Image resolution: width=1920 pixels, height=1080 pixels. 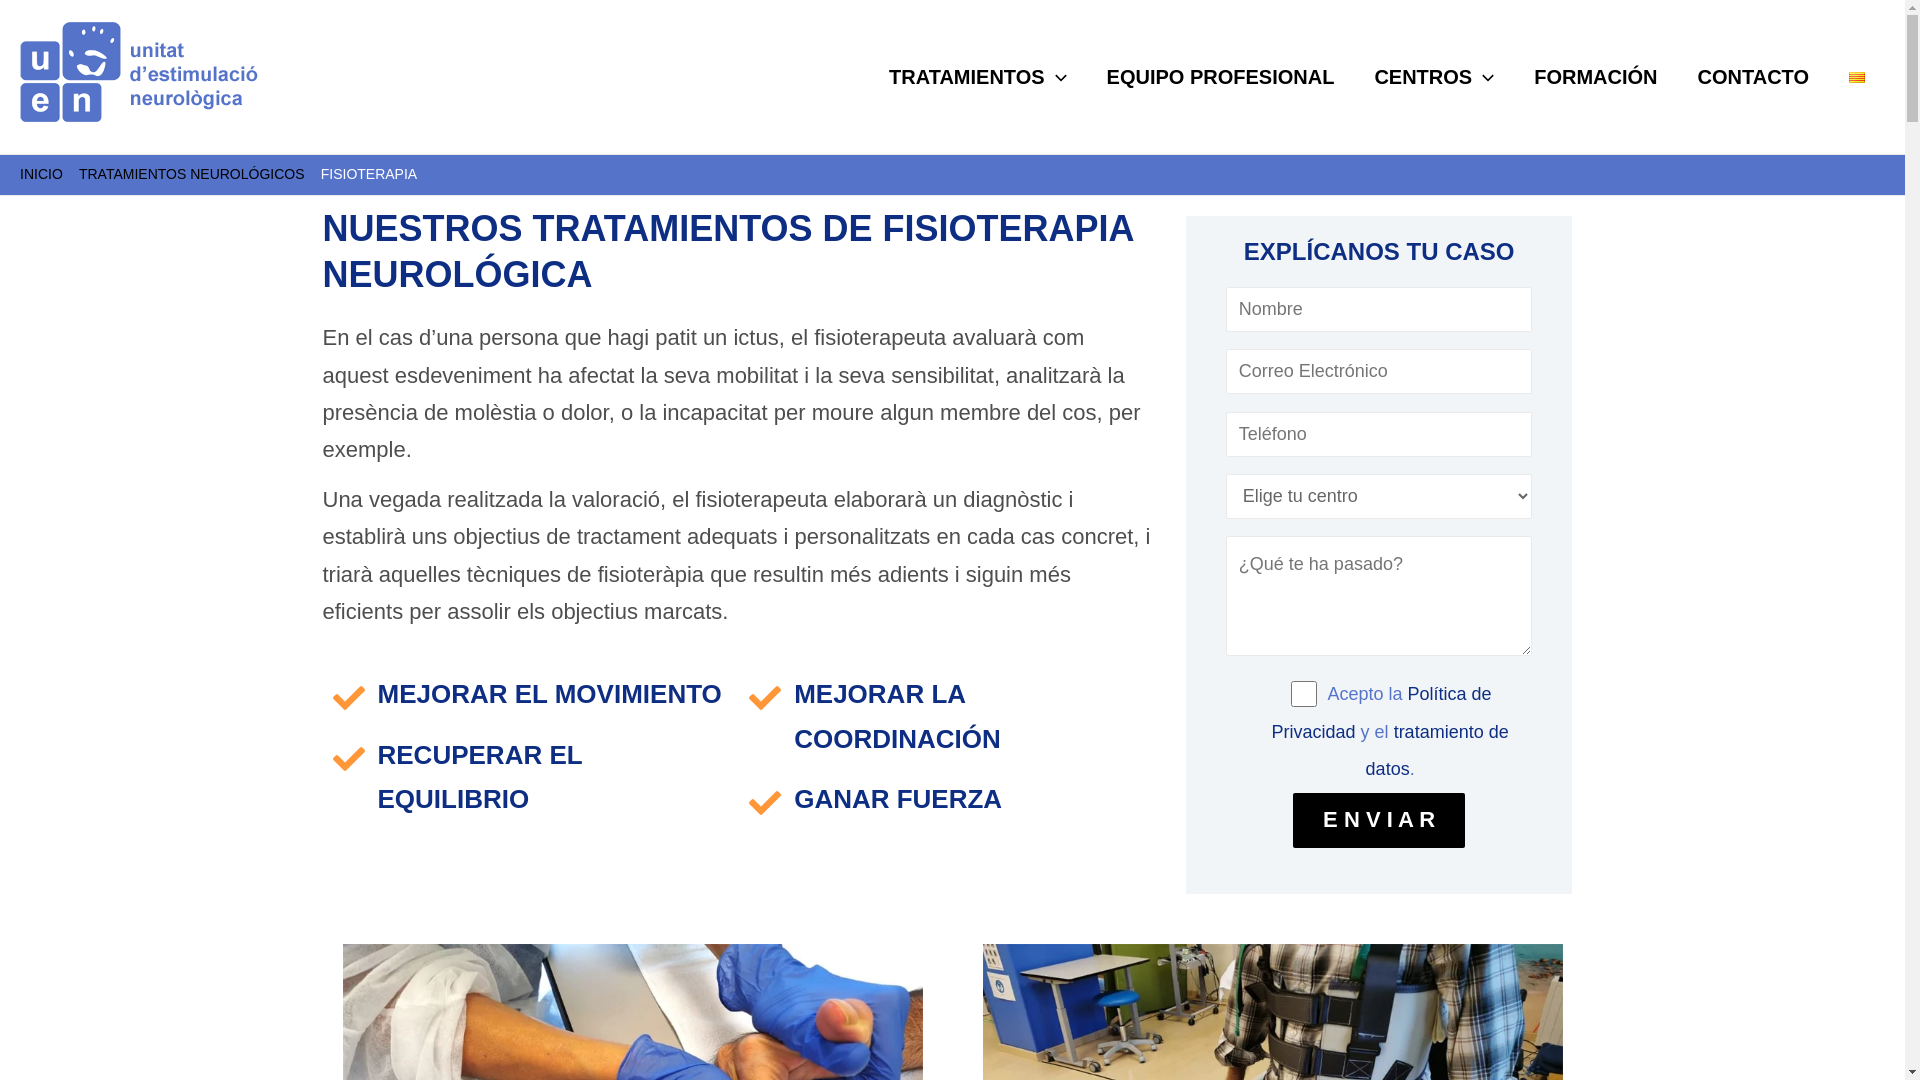 I want to click on 'CENTROS', so click(x=1433, y=76).